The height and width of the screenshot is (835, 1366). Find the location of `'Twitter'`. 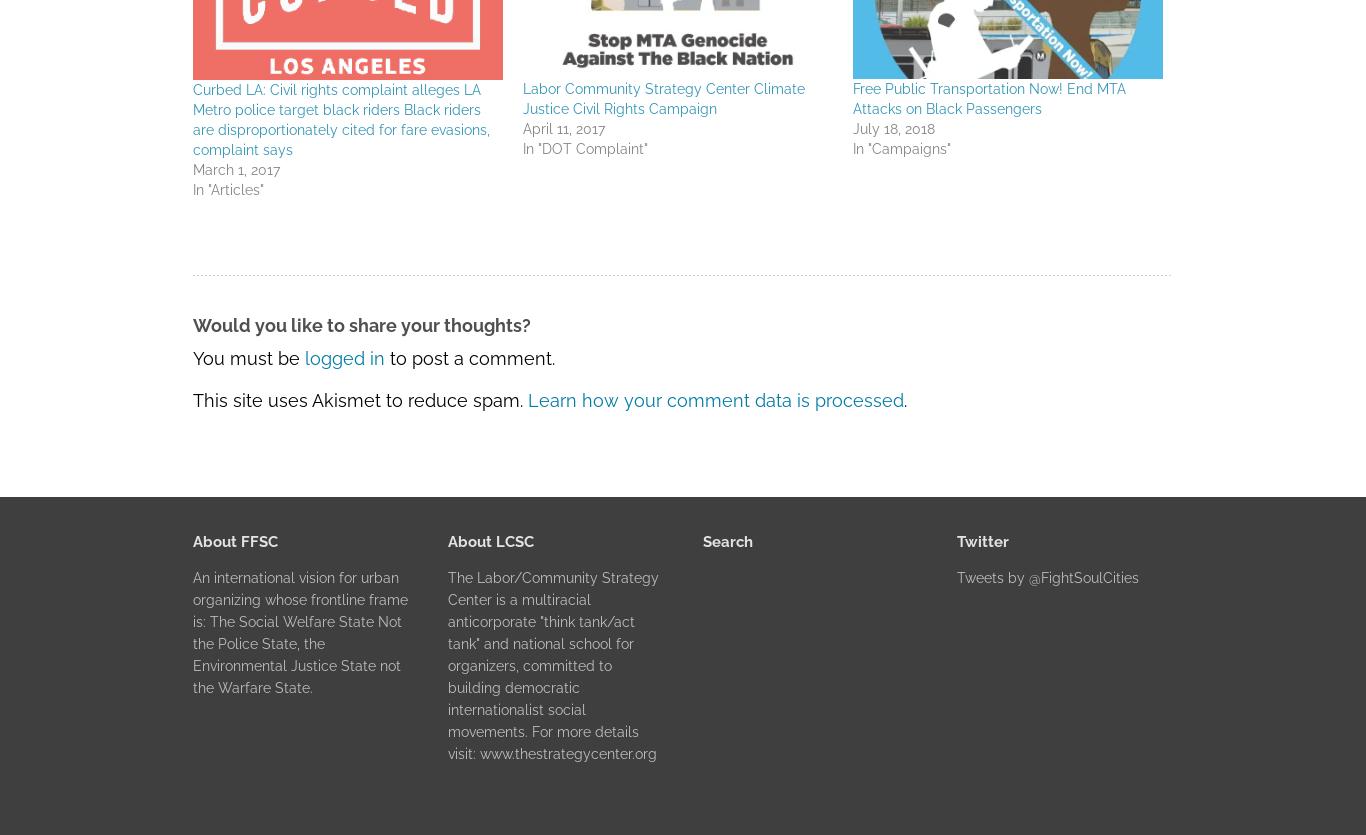

'Twitter' is located at coordinates (957, 540).